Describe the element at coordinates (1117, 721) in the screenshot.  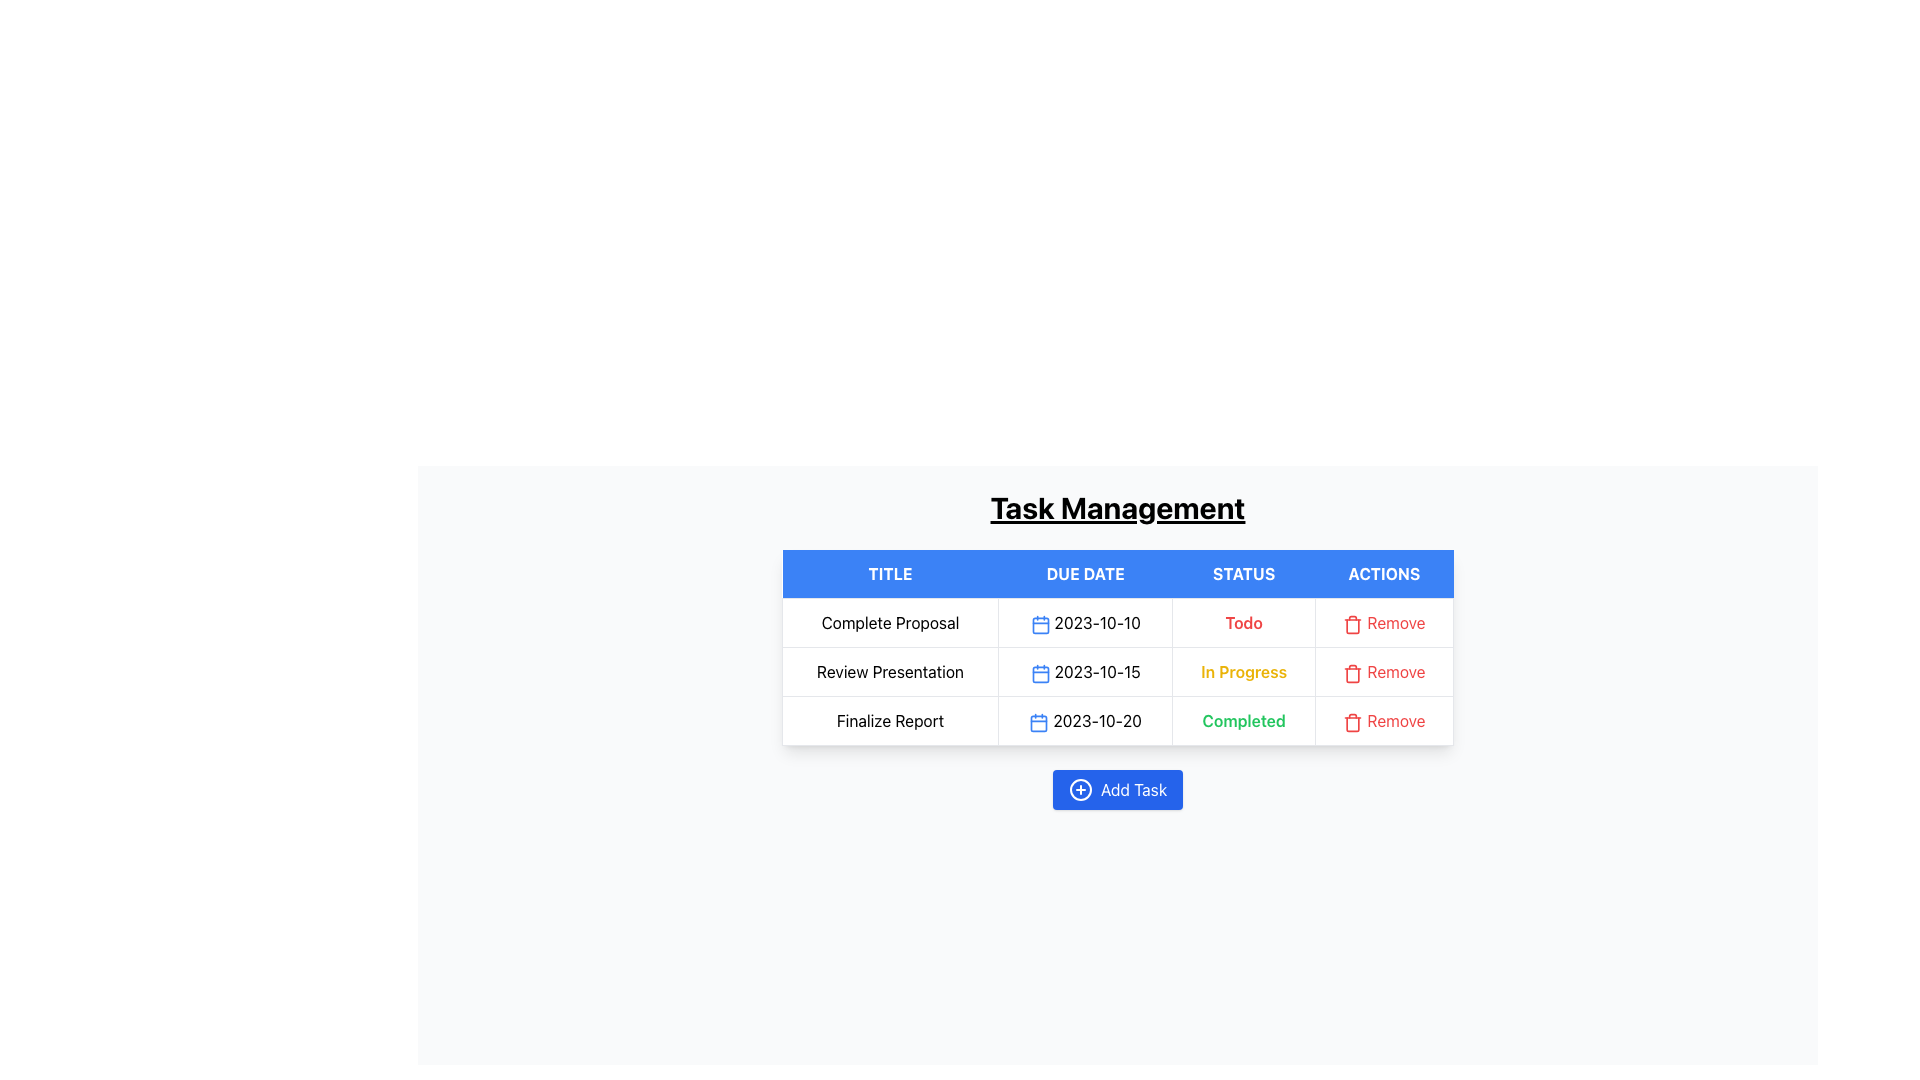
I see `the calendar icon in the task management table row displaying the task 'Finalize Report'` at that location.